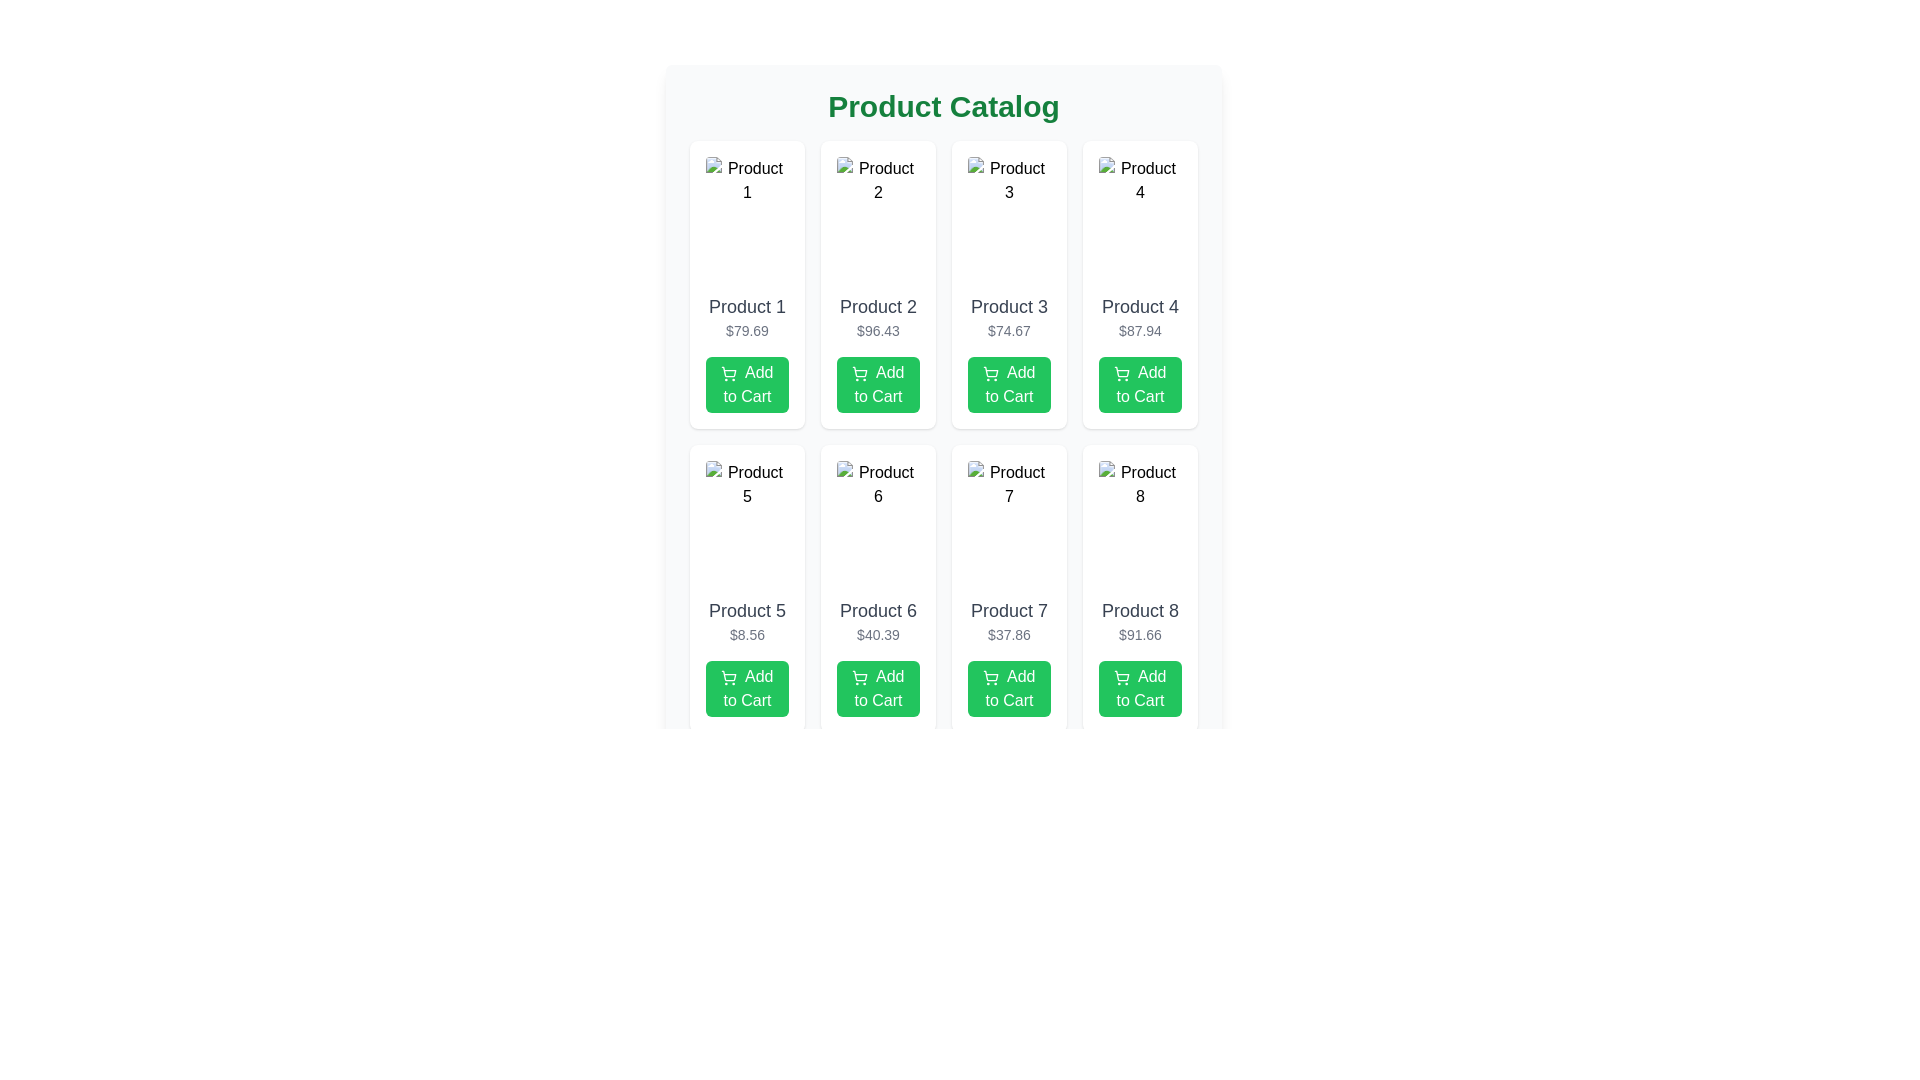 This screenshot has width=1920, height=1080. Describe the element at coordinates (1009, 385) in the screenshot. I see `the 'Add to Cart' button for 'Product 3' located below the price display ('$74.67') to observe any hover effects` at that location.